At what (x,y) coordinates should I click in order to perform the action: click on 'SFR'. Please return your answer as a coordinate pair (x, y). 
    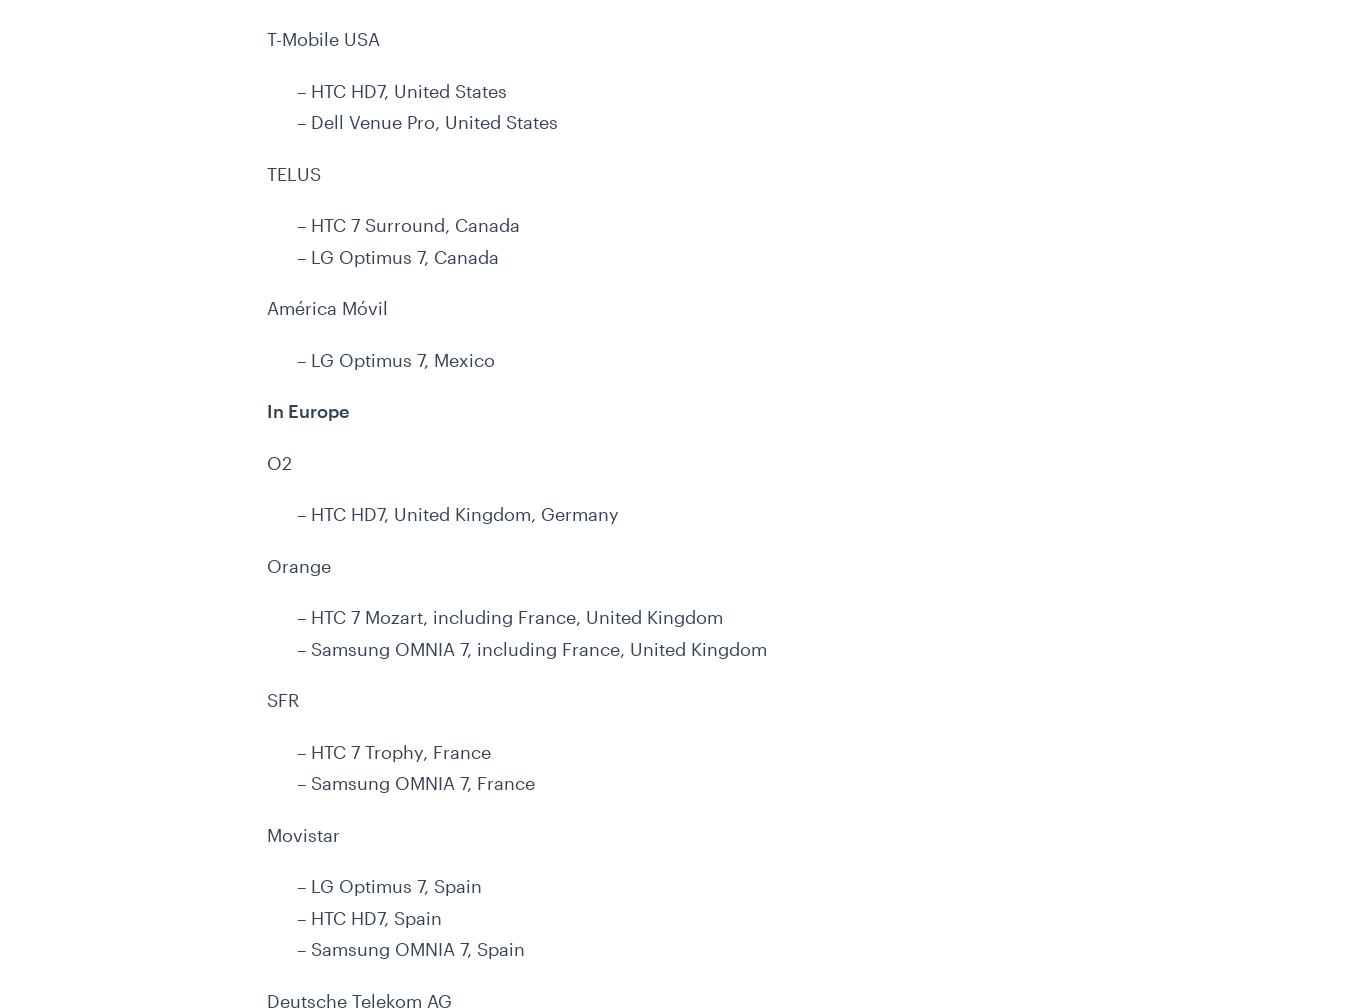
    Looking at the image, I should click on (283, 699).